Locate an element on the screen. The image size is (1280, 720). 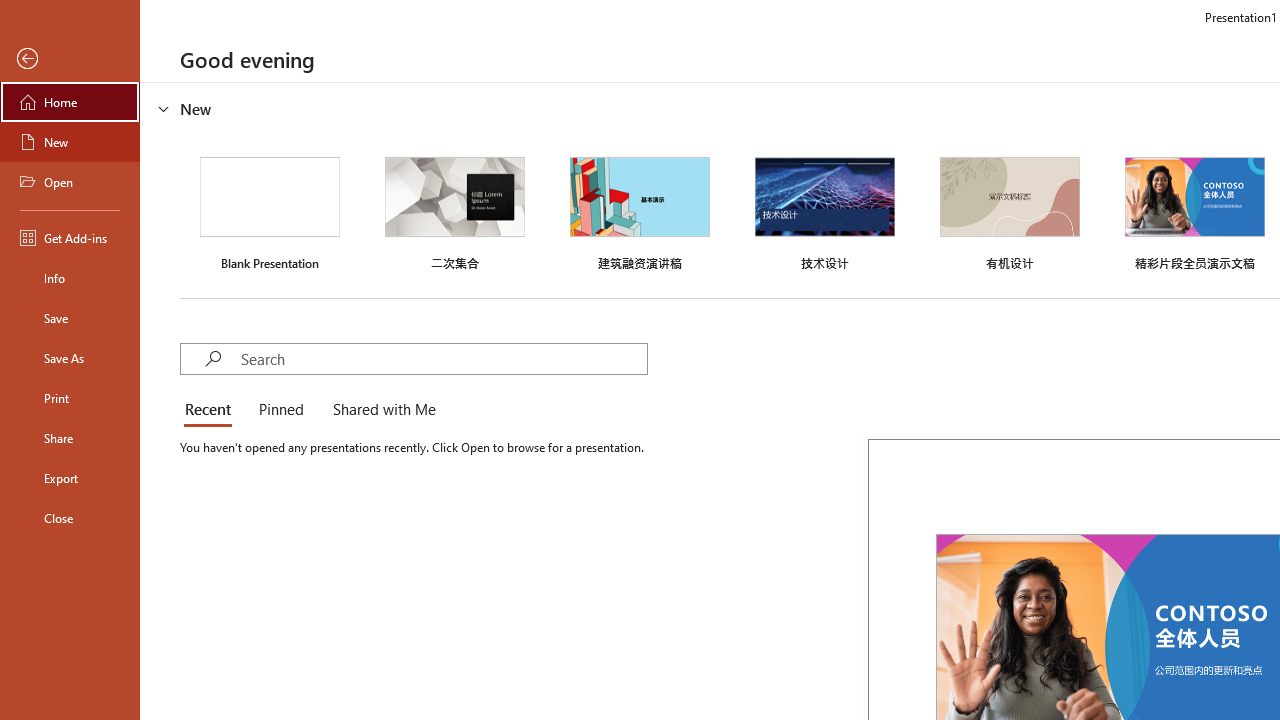
'Blank Presentation' is located at coordinates (269, 211).